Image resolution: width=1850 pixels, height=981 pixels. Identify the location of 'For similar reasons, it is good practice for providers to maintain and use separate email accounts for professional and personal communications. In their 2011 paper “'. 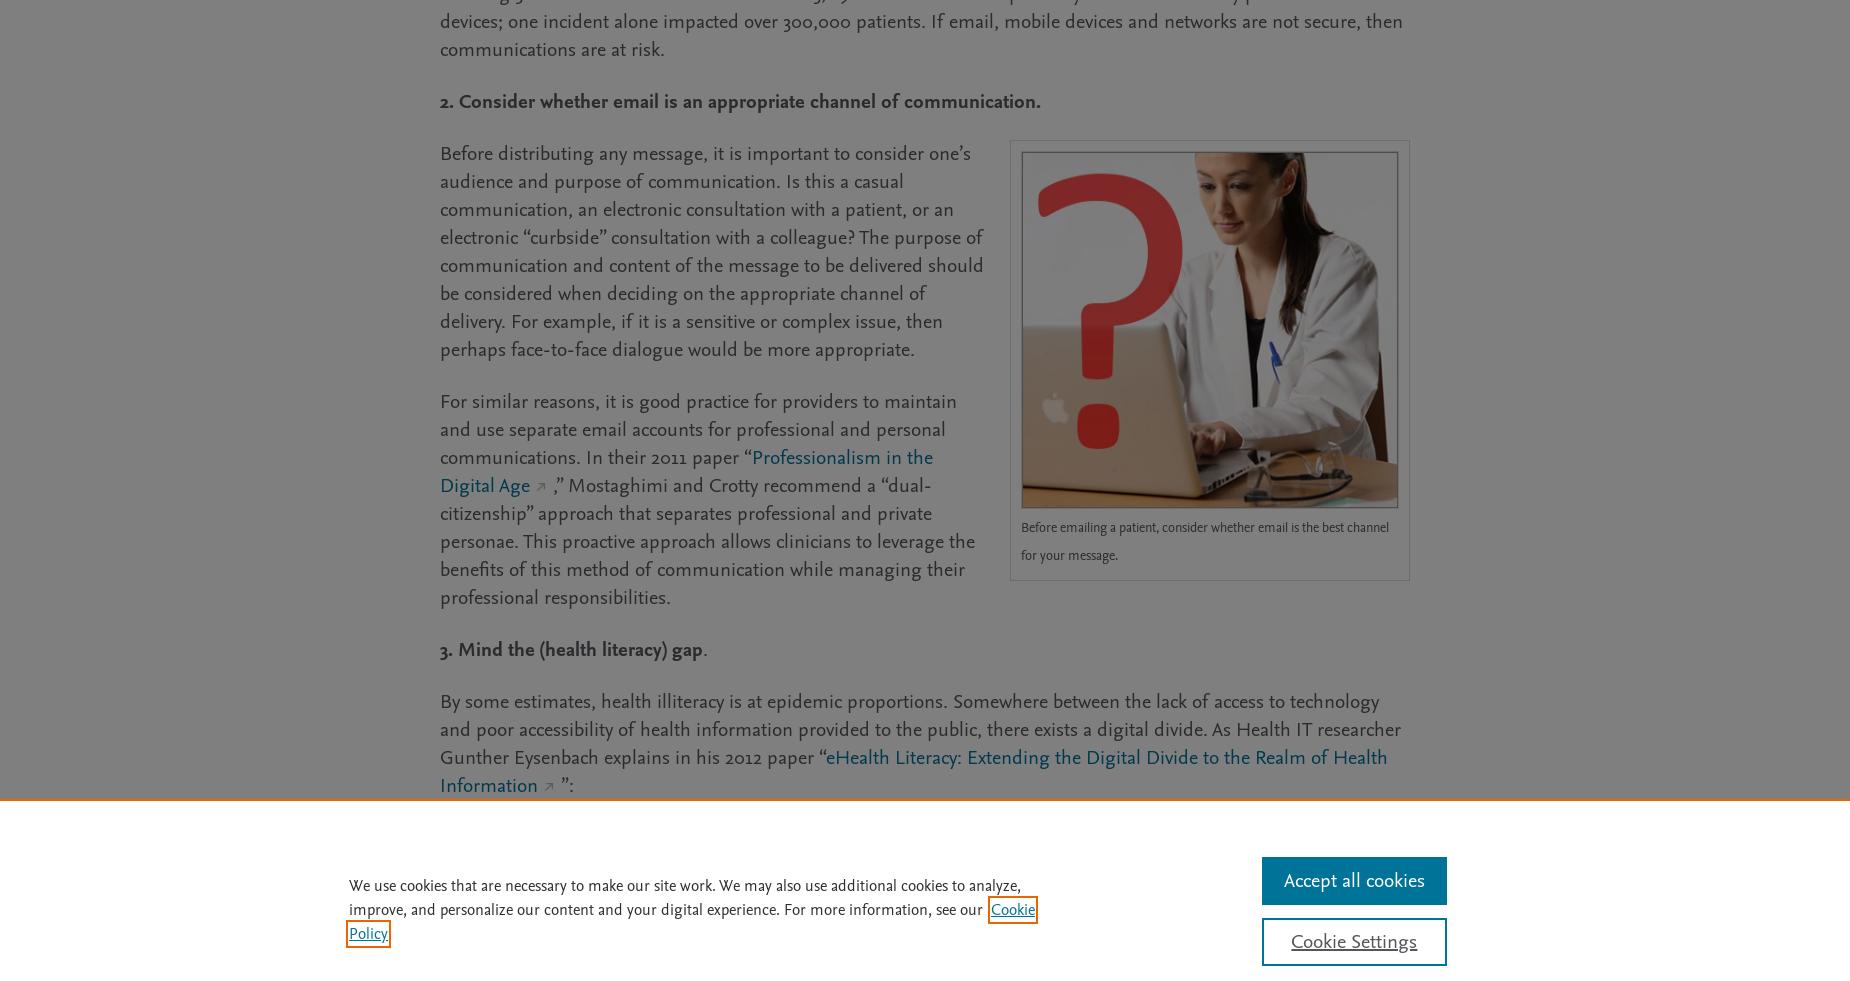
(698, 427).